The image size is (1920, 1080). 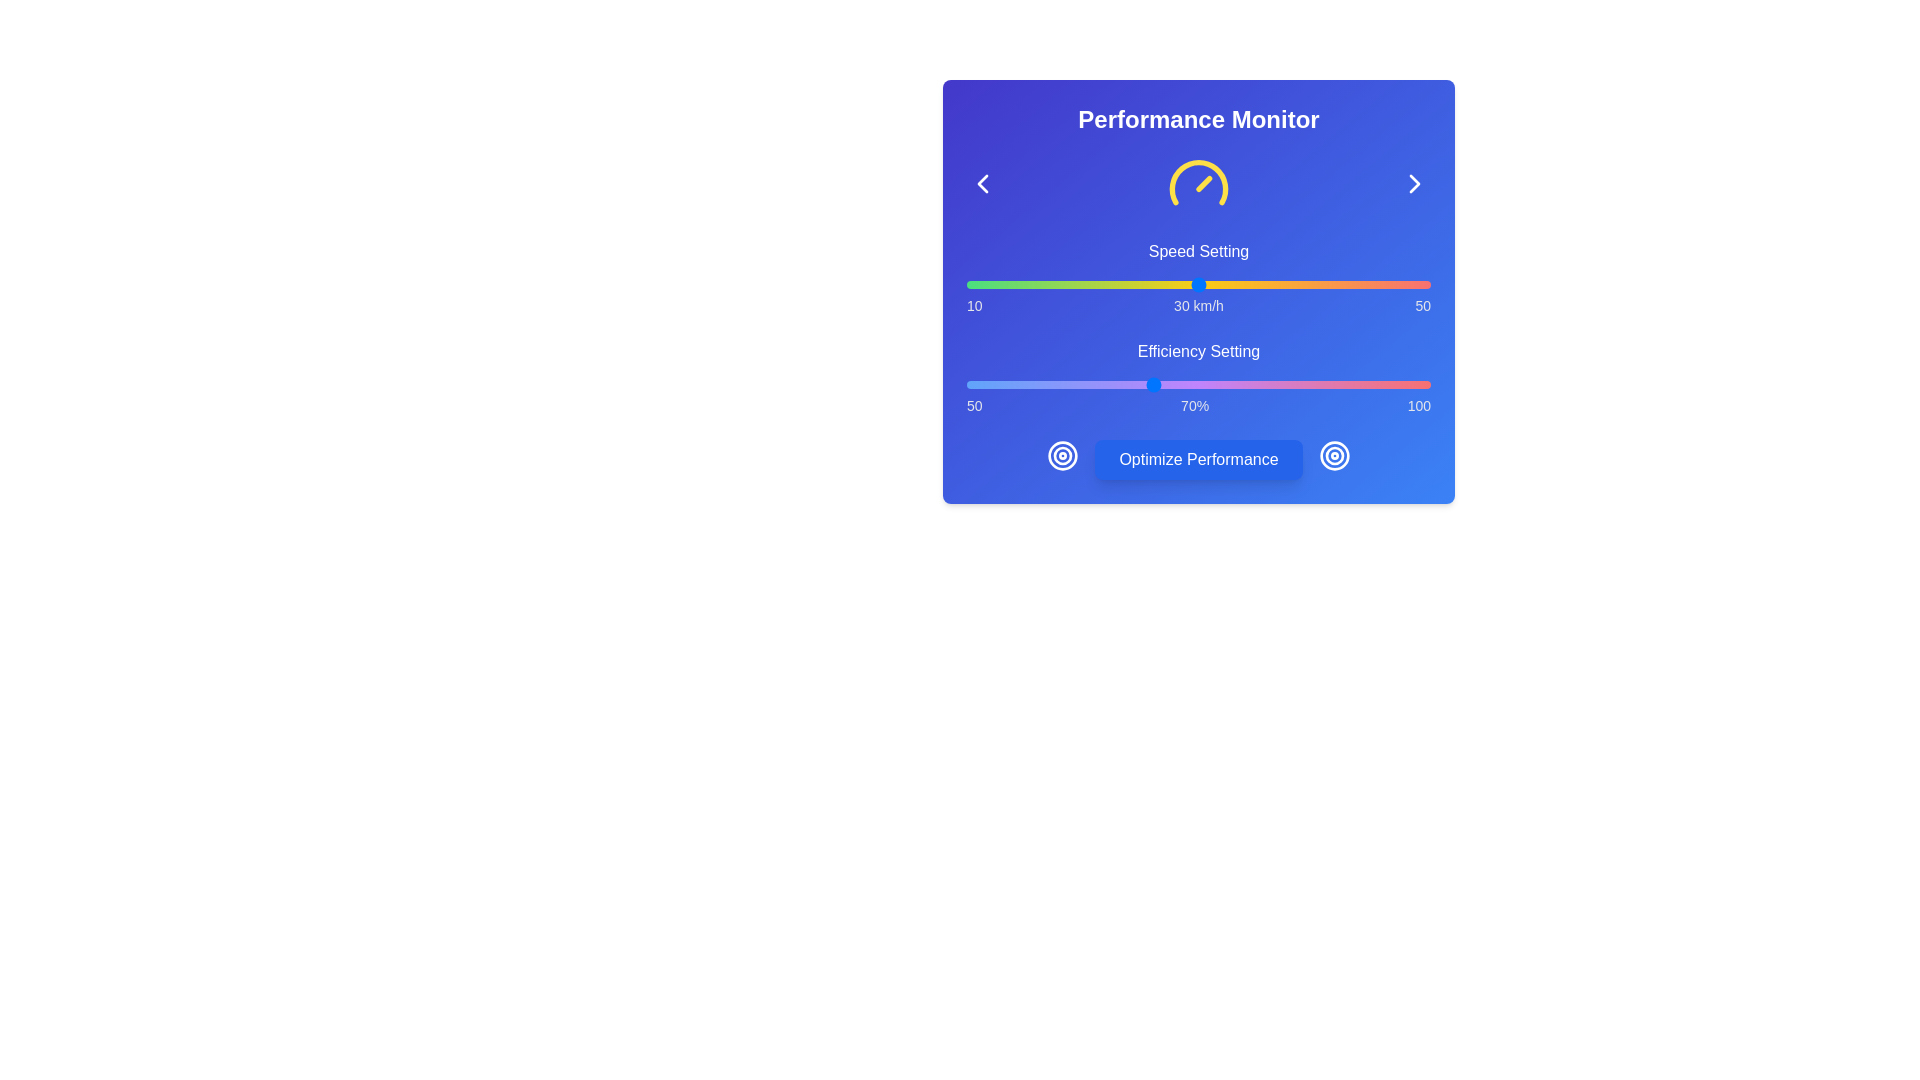 What do you see at coordinates (1319, 385) in the screenshot?
I see `the Efficiency slider to set the efficiency to 88%` at bounding box center [1319, 385].